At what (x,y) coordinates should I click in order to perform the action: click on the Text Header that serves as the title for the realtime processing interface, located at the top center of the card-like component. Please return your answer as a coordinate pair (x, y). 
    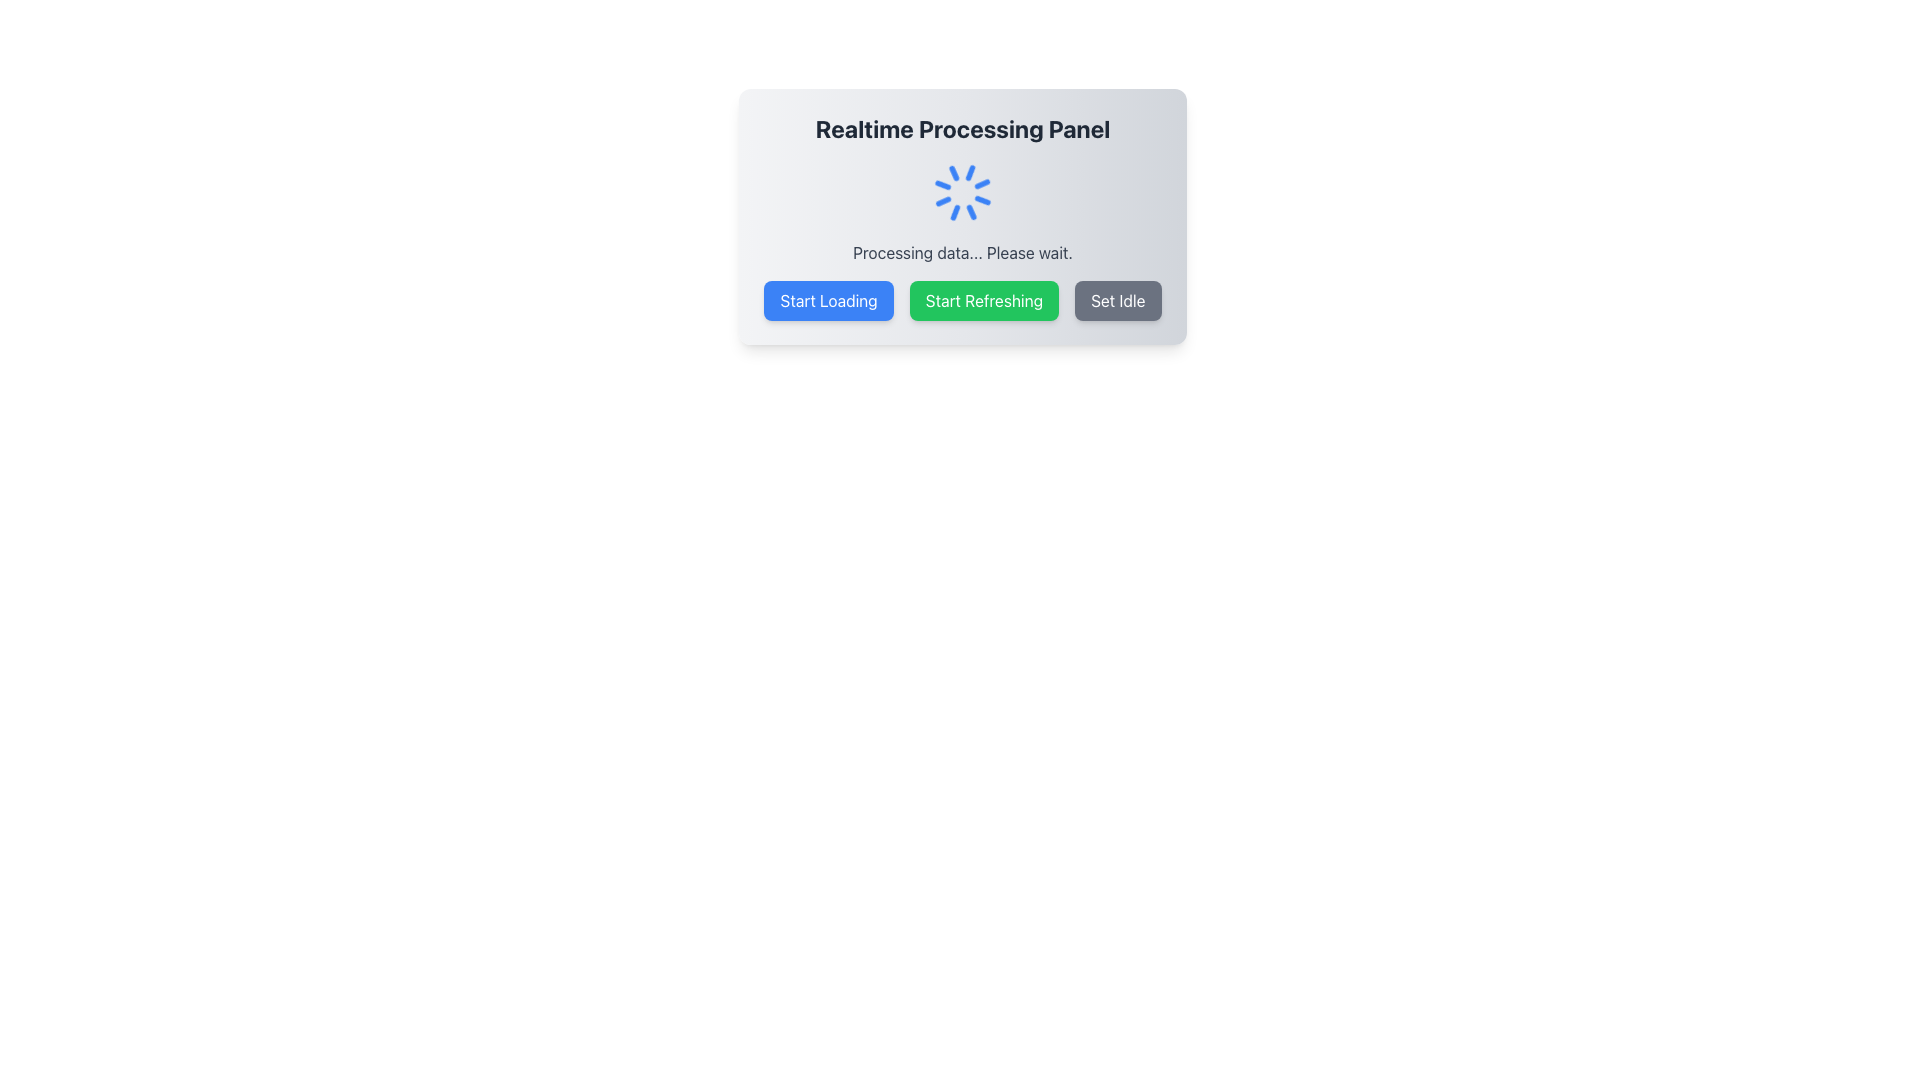
    Looking at the image, I should click on (963, 128).